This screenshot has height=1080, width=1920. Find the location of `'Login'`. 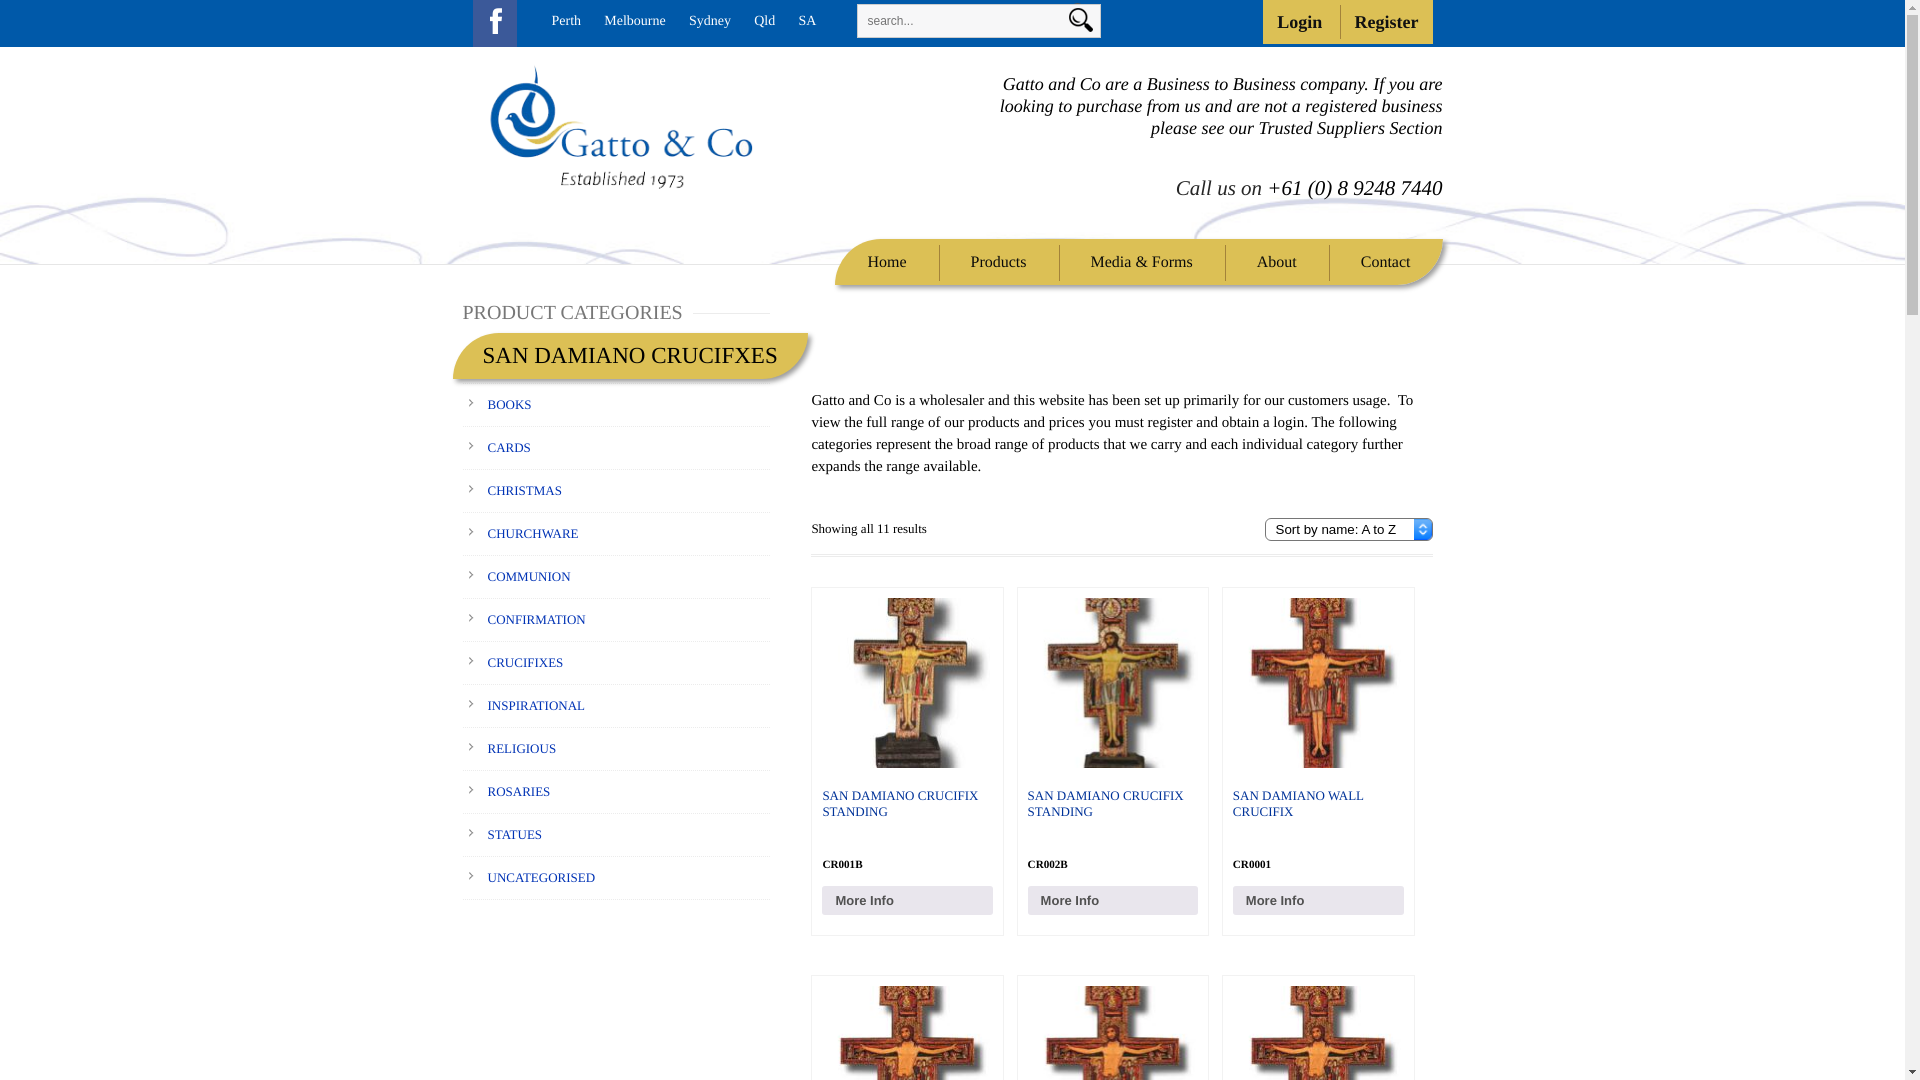

'Login' is located at coordinates (1261, 22).